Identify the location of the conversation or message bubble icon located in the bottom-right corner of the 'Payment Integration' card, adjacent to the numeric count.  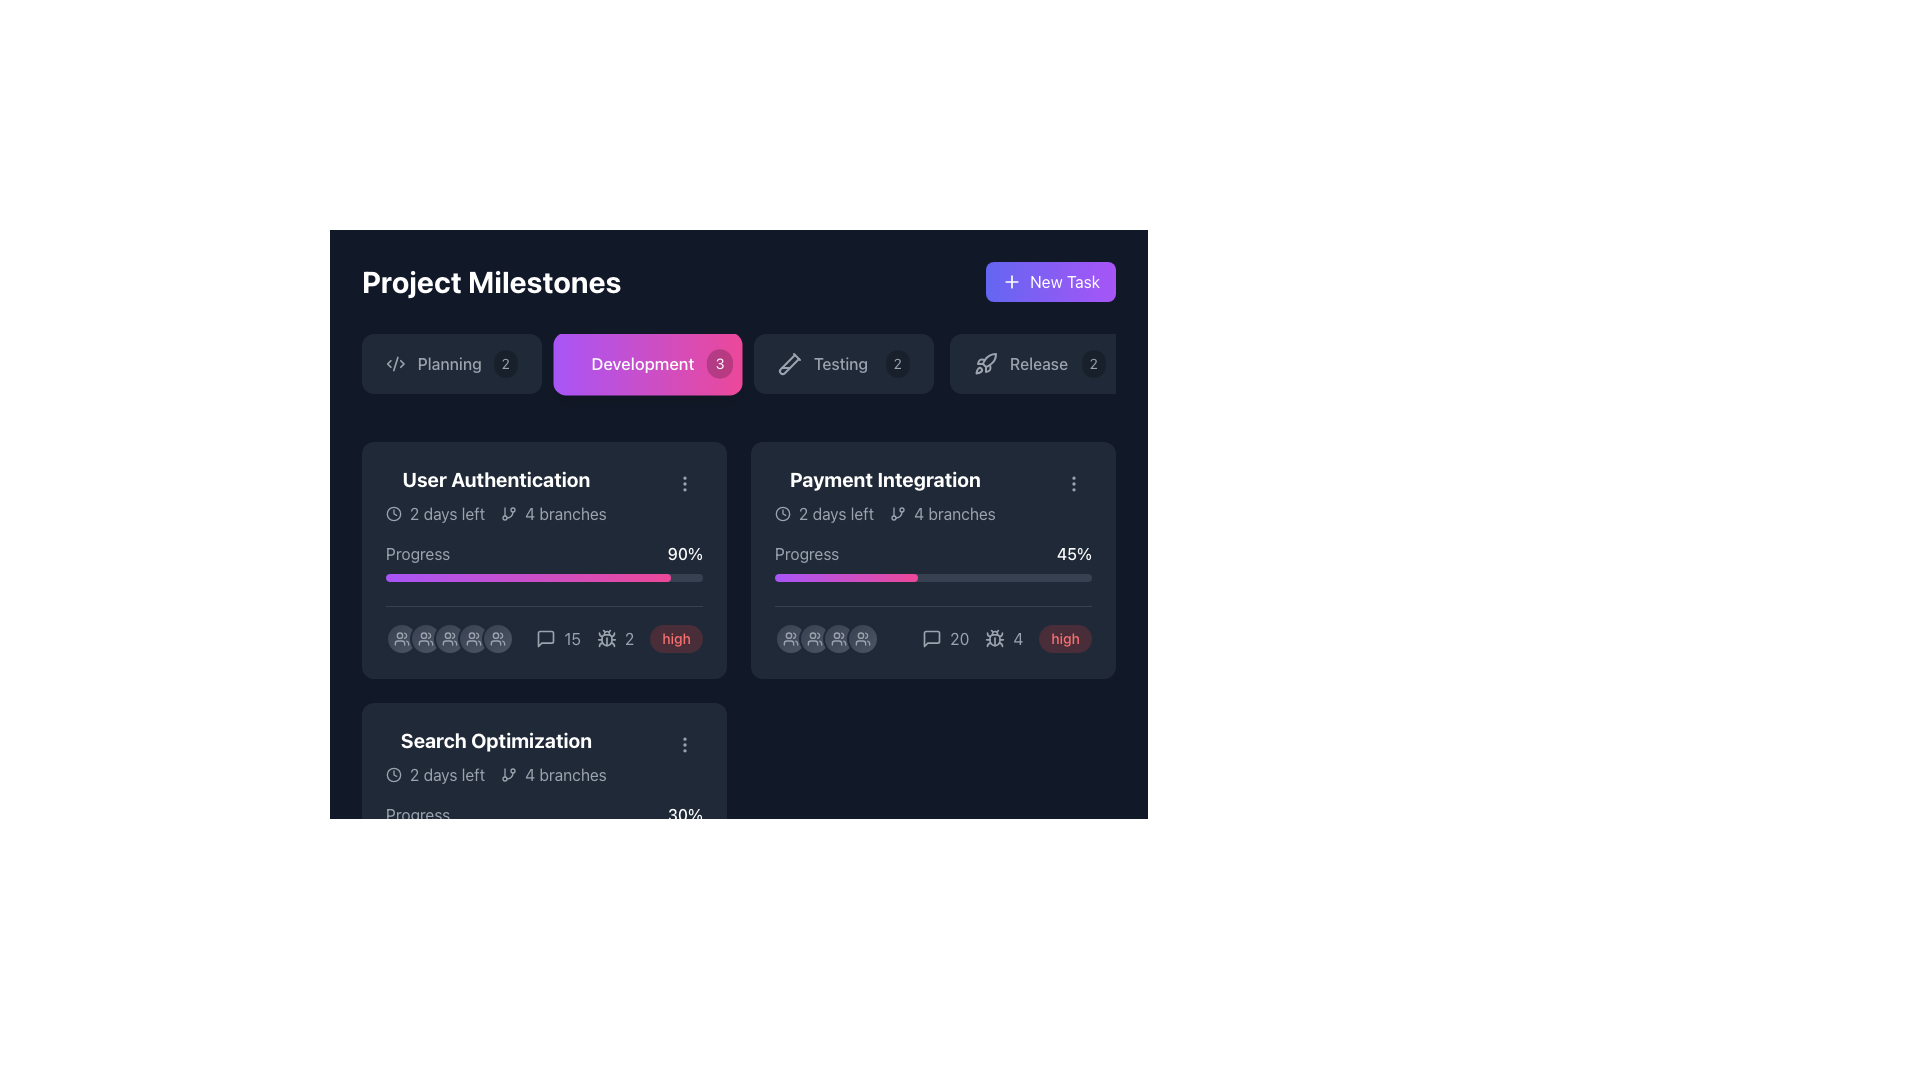
(931, 639).